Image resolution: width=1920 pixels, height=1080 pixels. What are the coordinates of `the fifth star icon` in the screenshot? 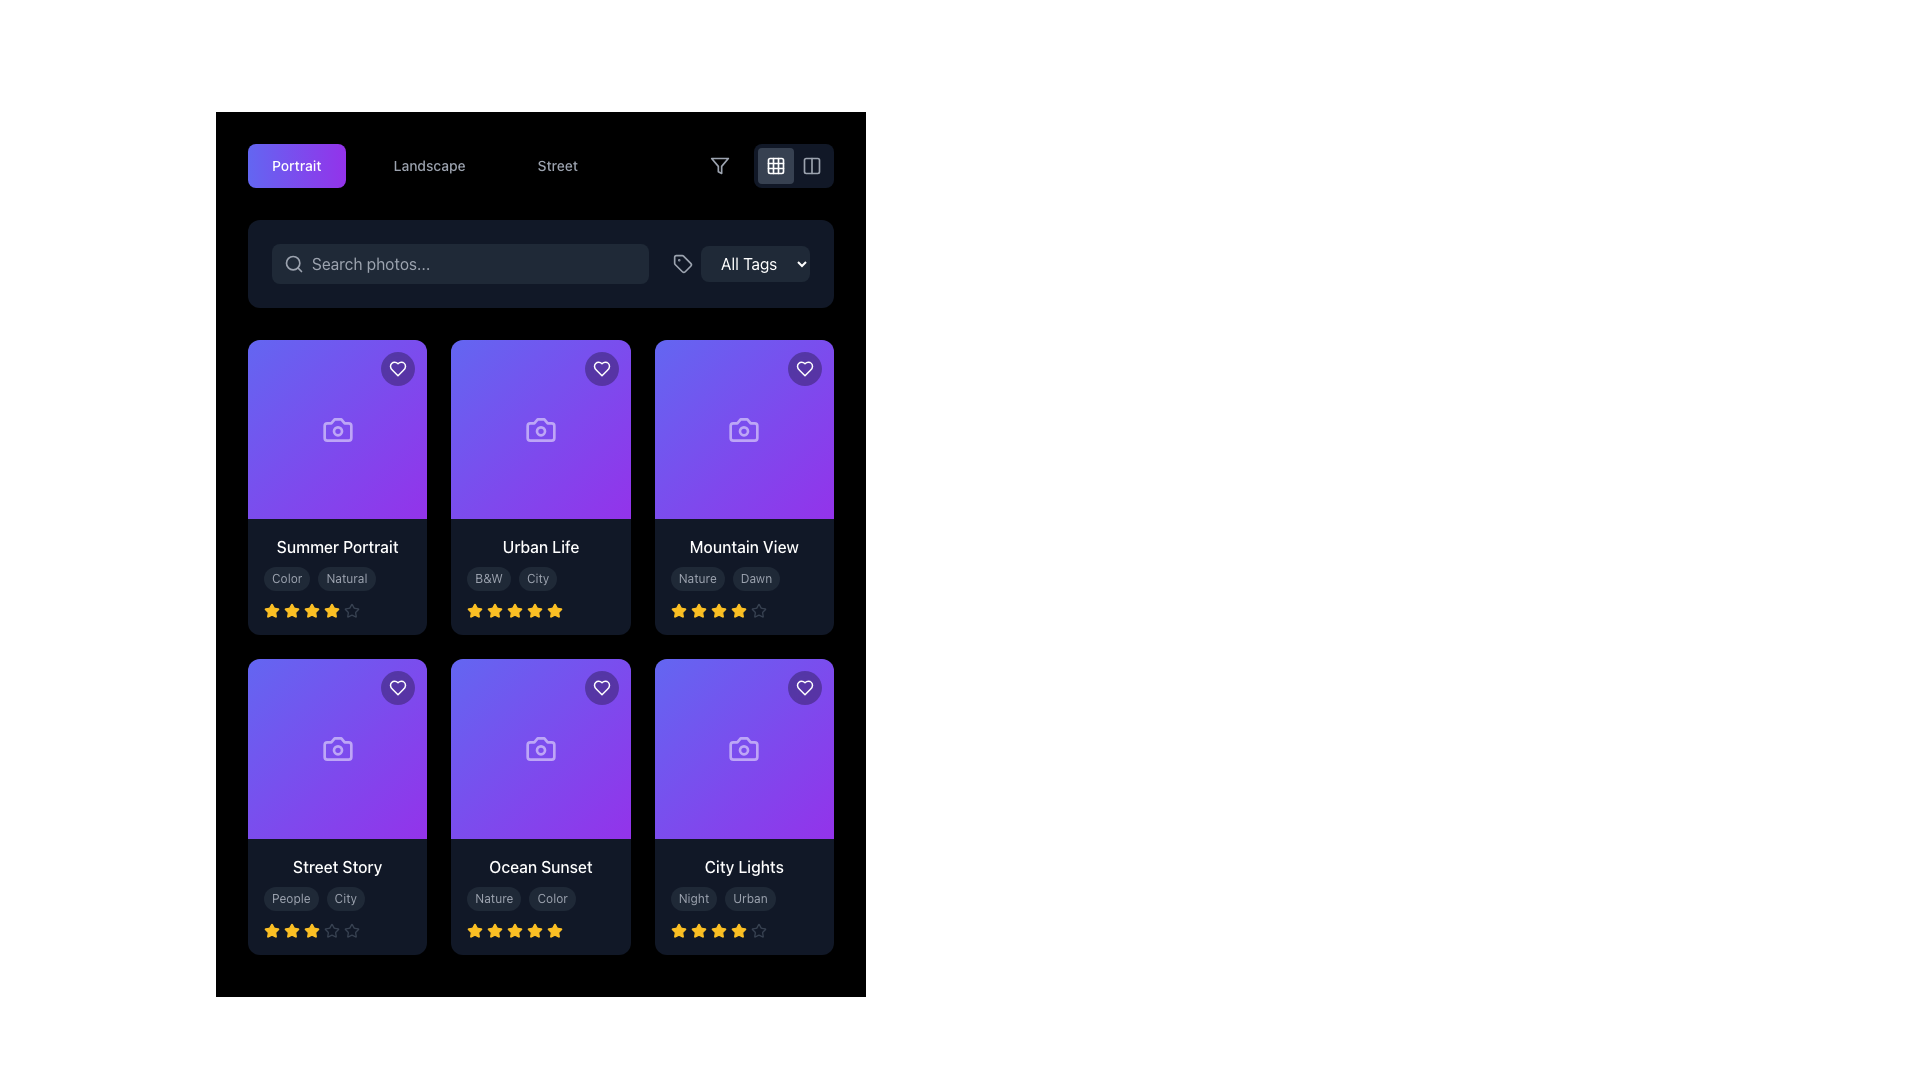 It's located at (331, 930).